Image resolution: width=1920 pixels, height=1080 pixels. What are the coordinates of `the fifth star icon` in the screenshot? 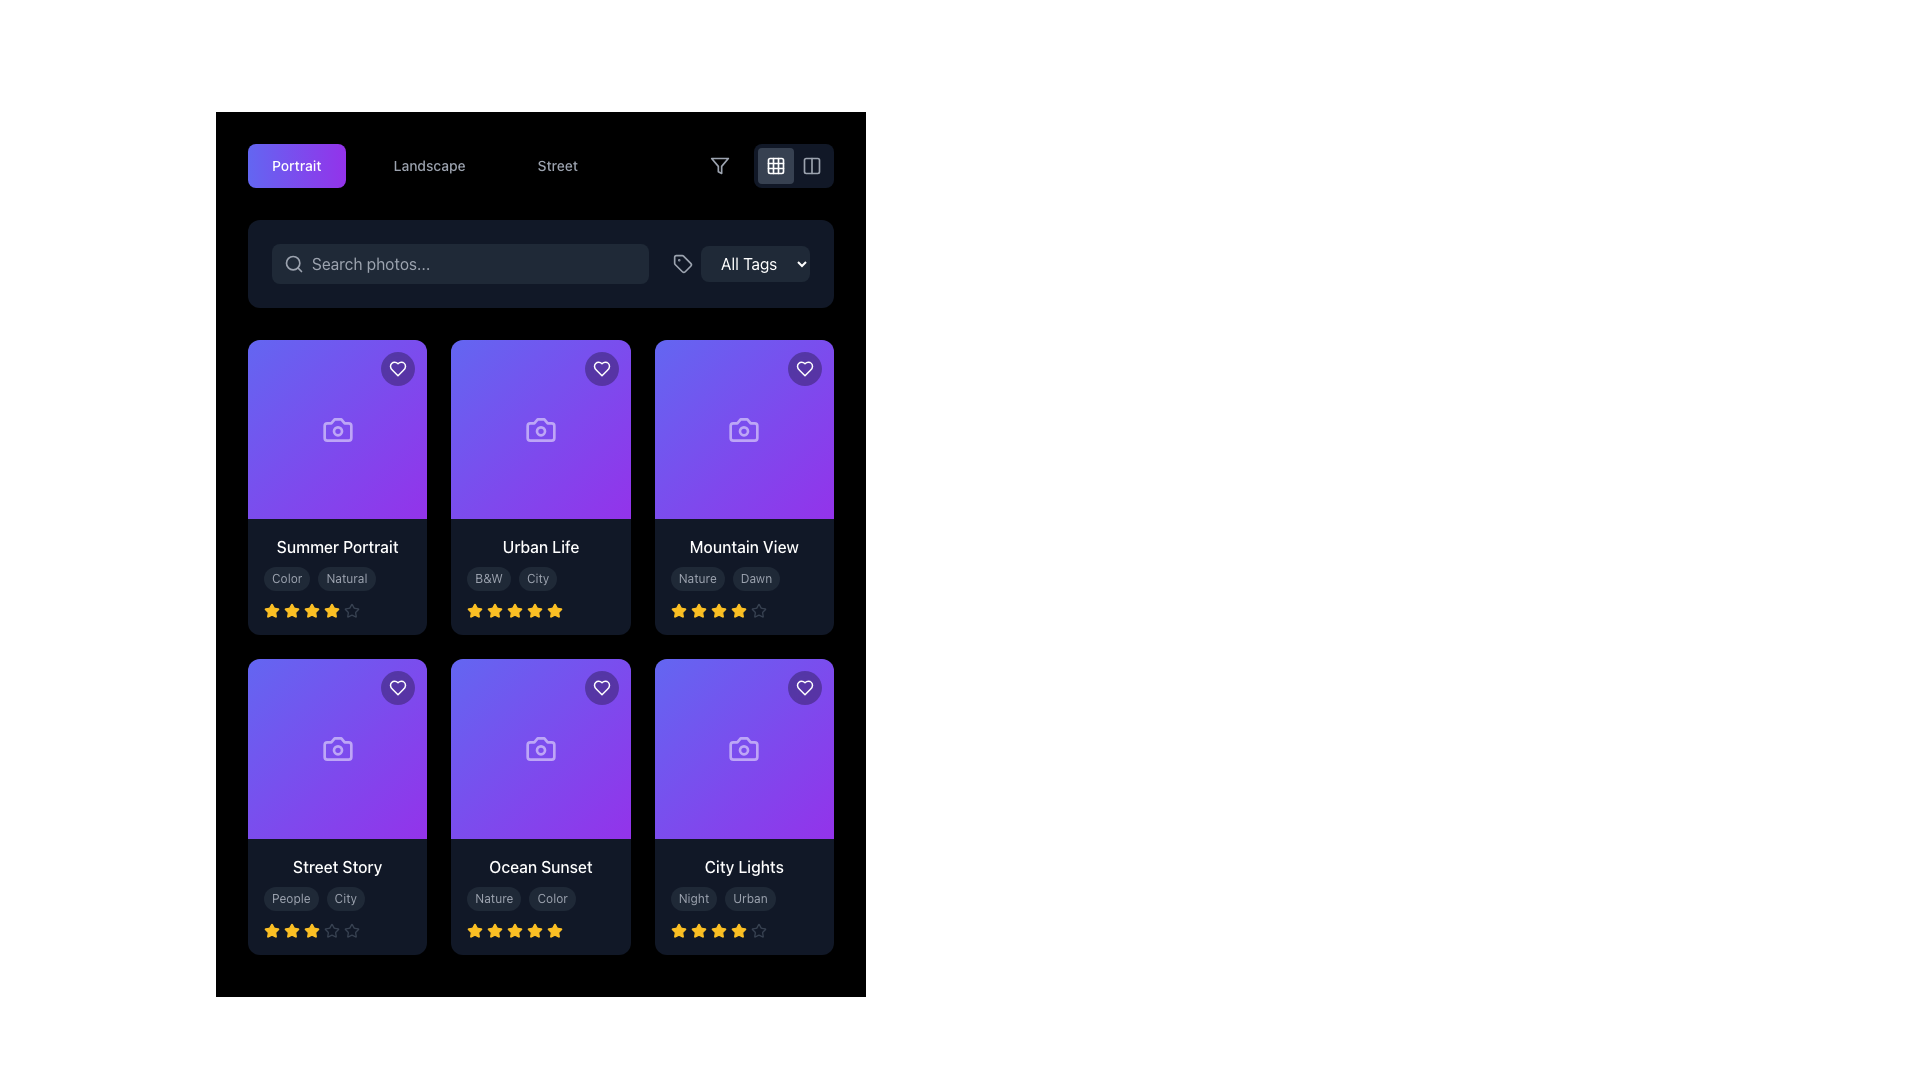 It's located at (331, 930).